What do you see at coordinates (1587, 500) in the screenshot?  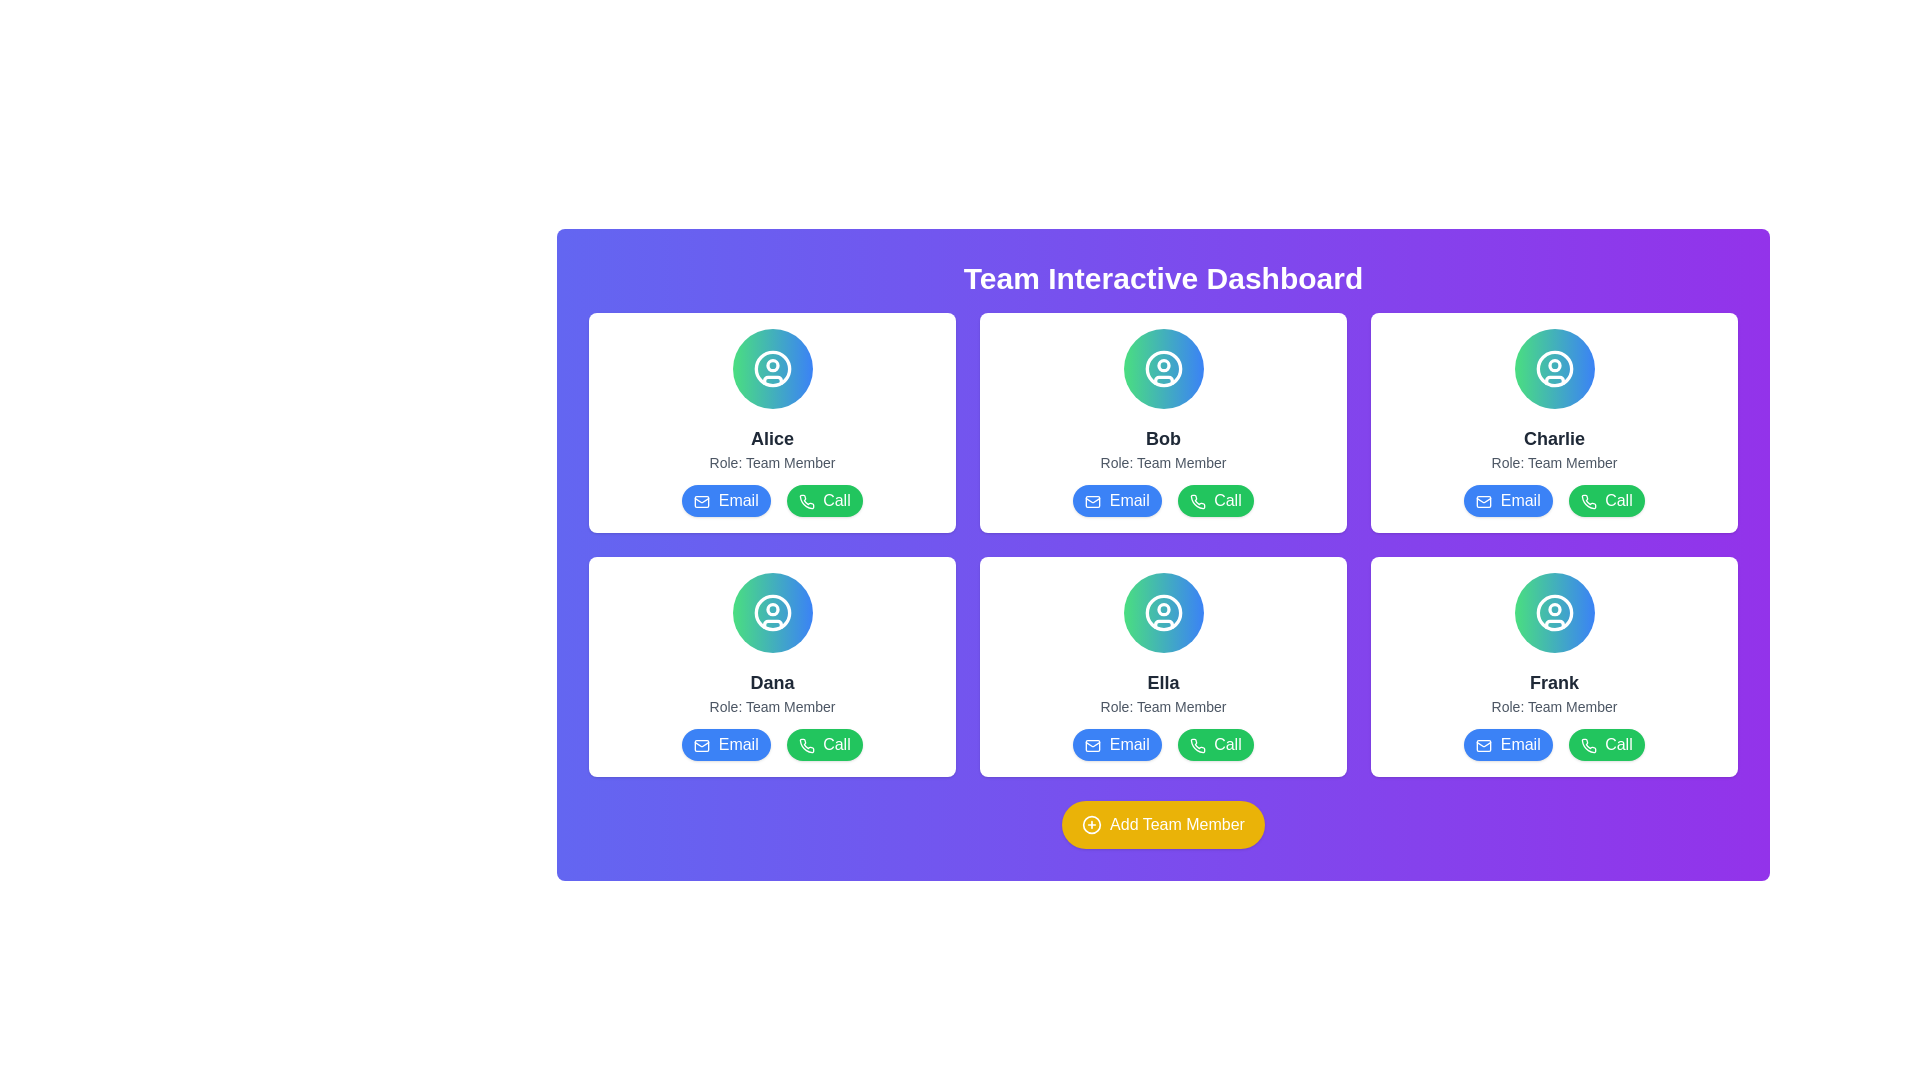 I see `the phone icon styled with a thin outline and rounded edges in the green 'Call' button to initiate a call` at bounding box center [1587, 500].